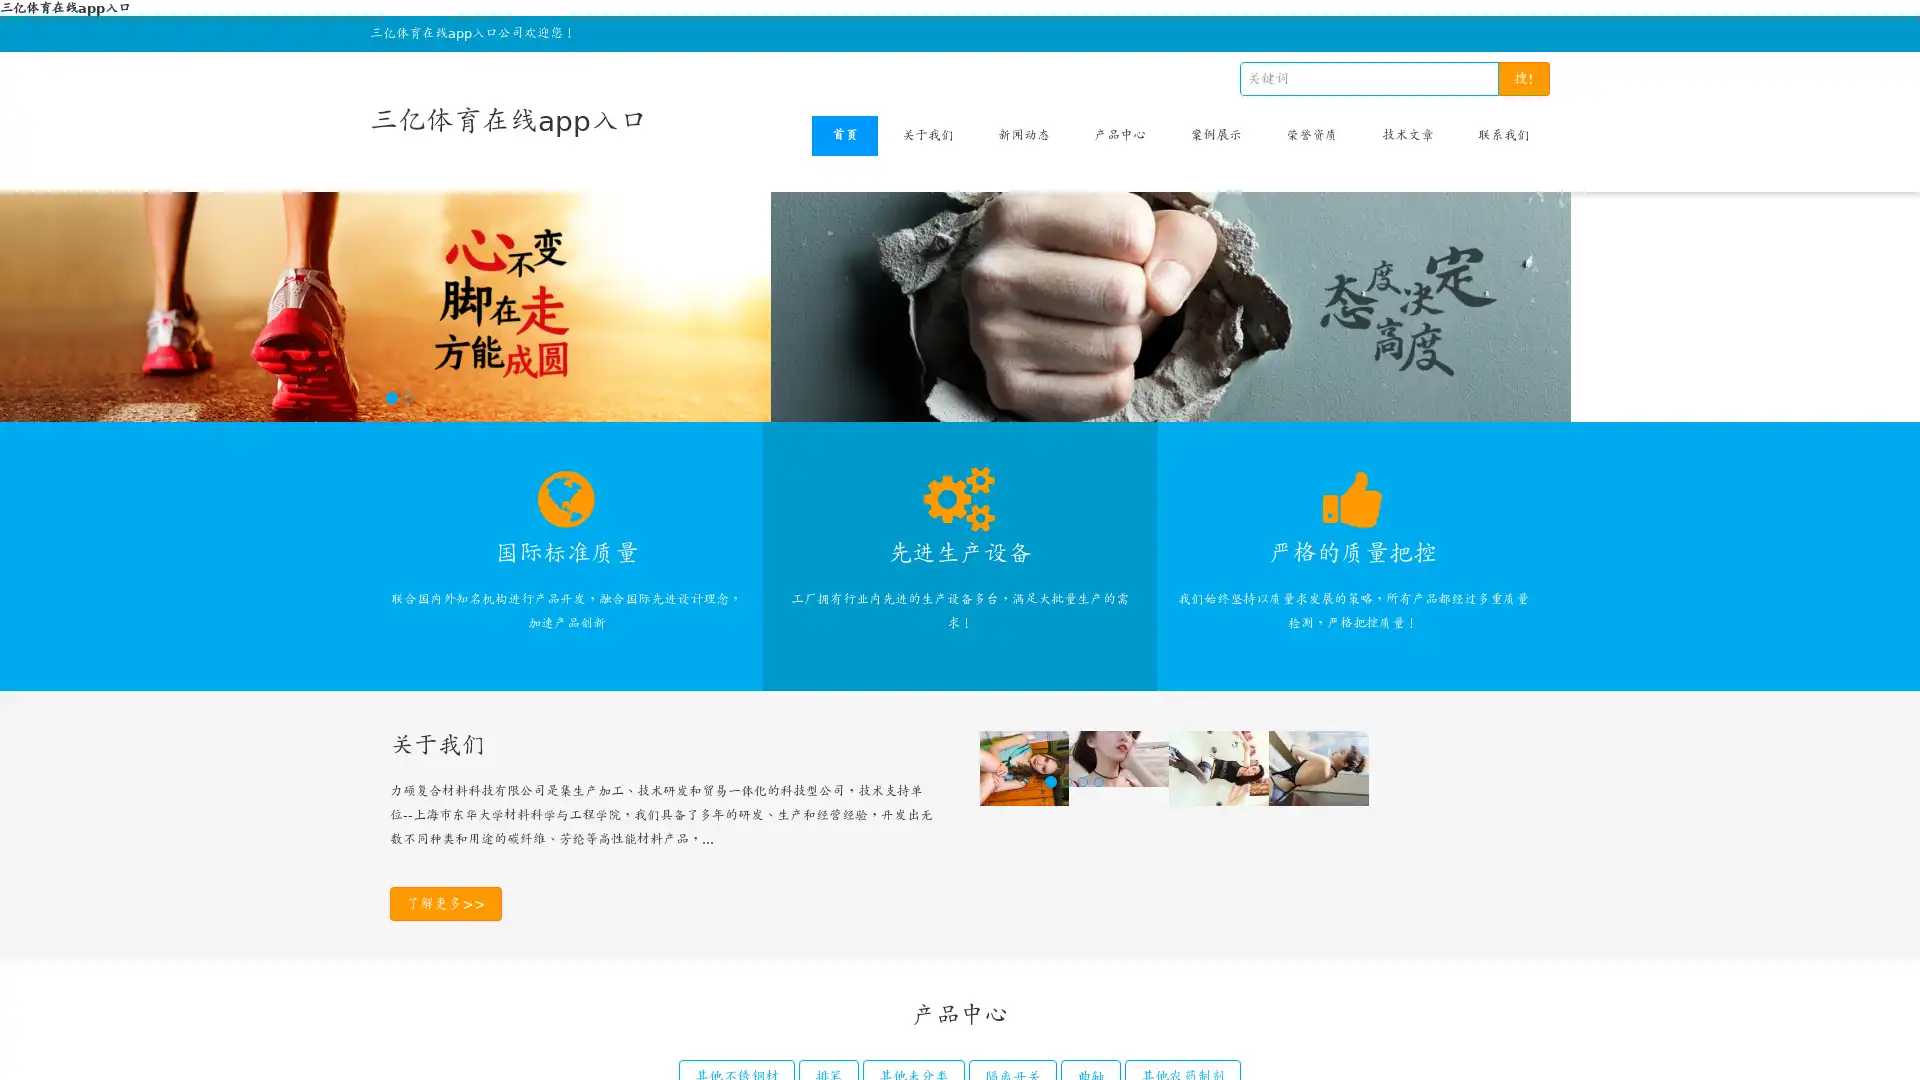 This screenshot has width=1920, height=1080. Describe the element at coordinates (1523, 77) in the screenshot. I see `!` at that location.